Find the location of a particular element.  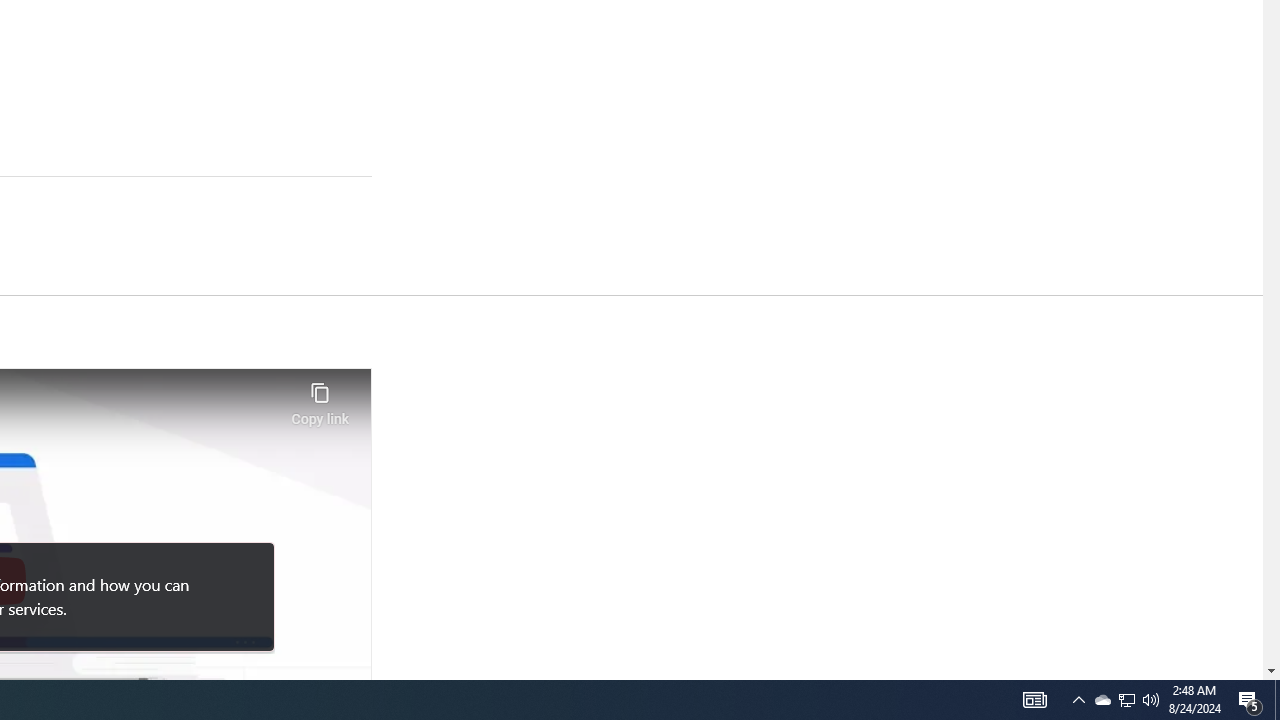

'Copy link' is located at coordinates (320, 398).